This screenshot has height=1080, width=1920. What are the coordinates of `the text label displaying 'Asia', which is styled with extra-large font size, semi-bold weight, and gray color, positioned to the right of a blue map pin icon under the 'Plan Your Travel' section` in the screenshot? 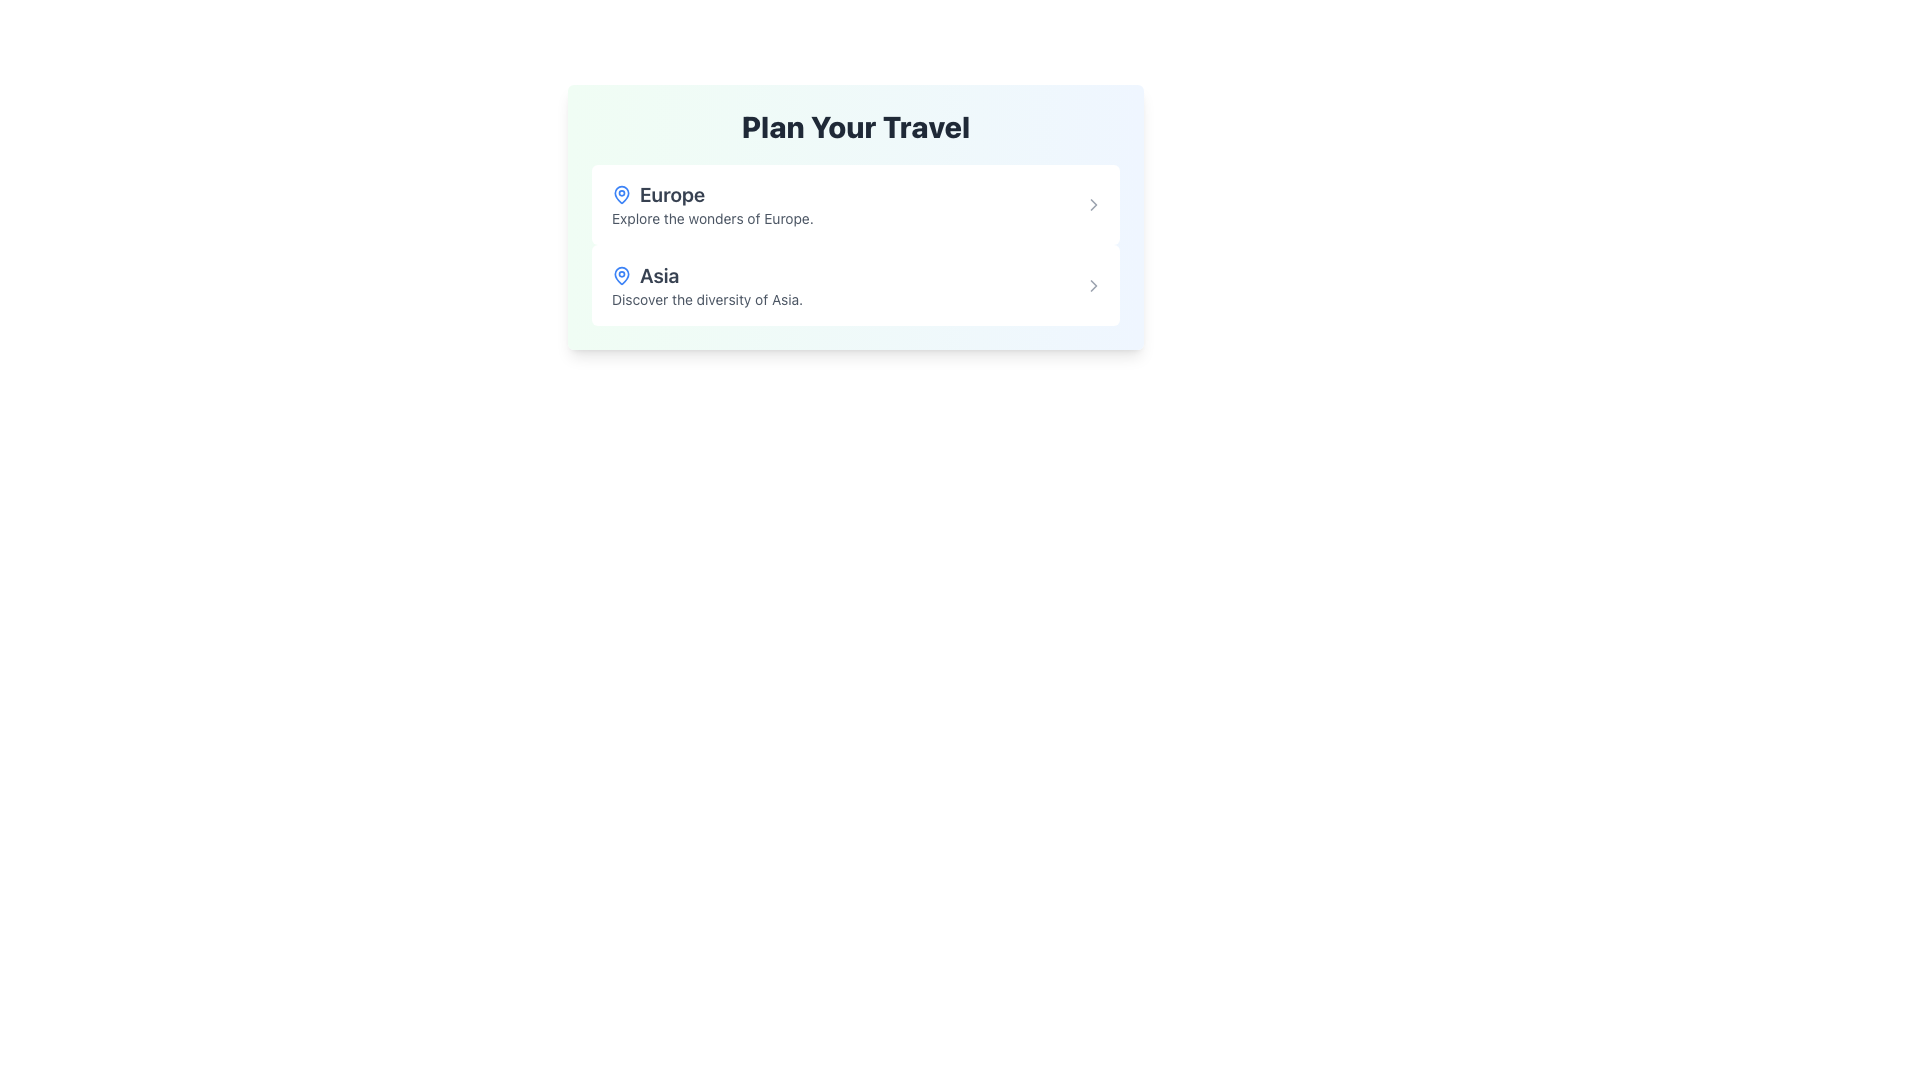 It's located at (659, 276).